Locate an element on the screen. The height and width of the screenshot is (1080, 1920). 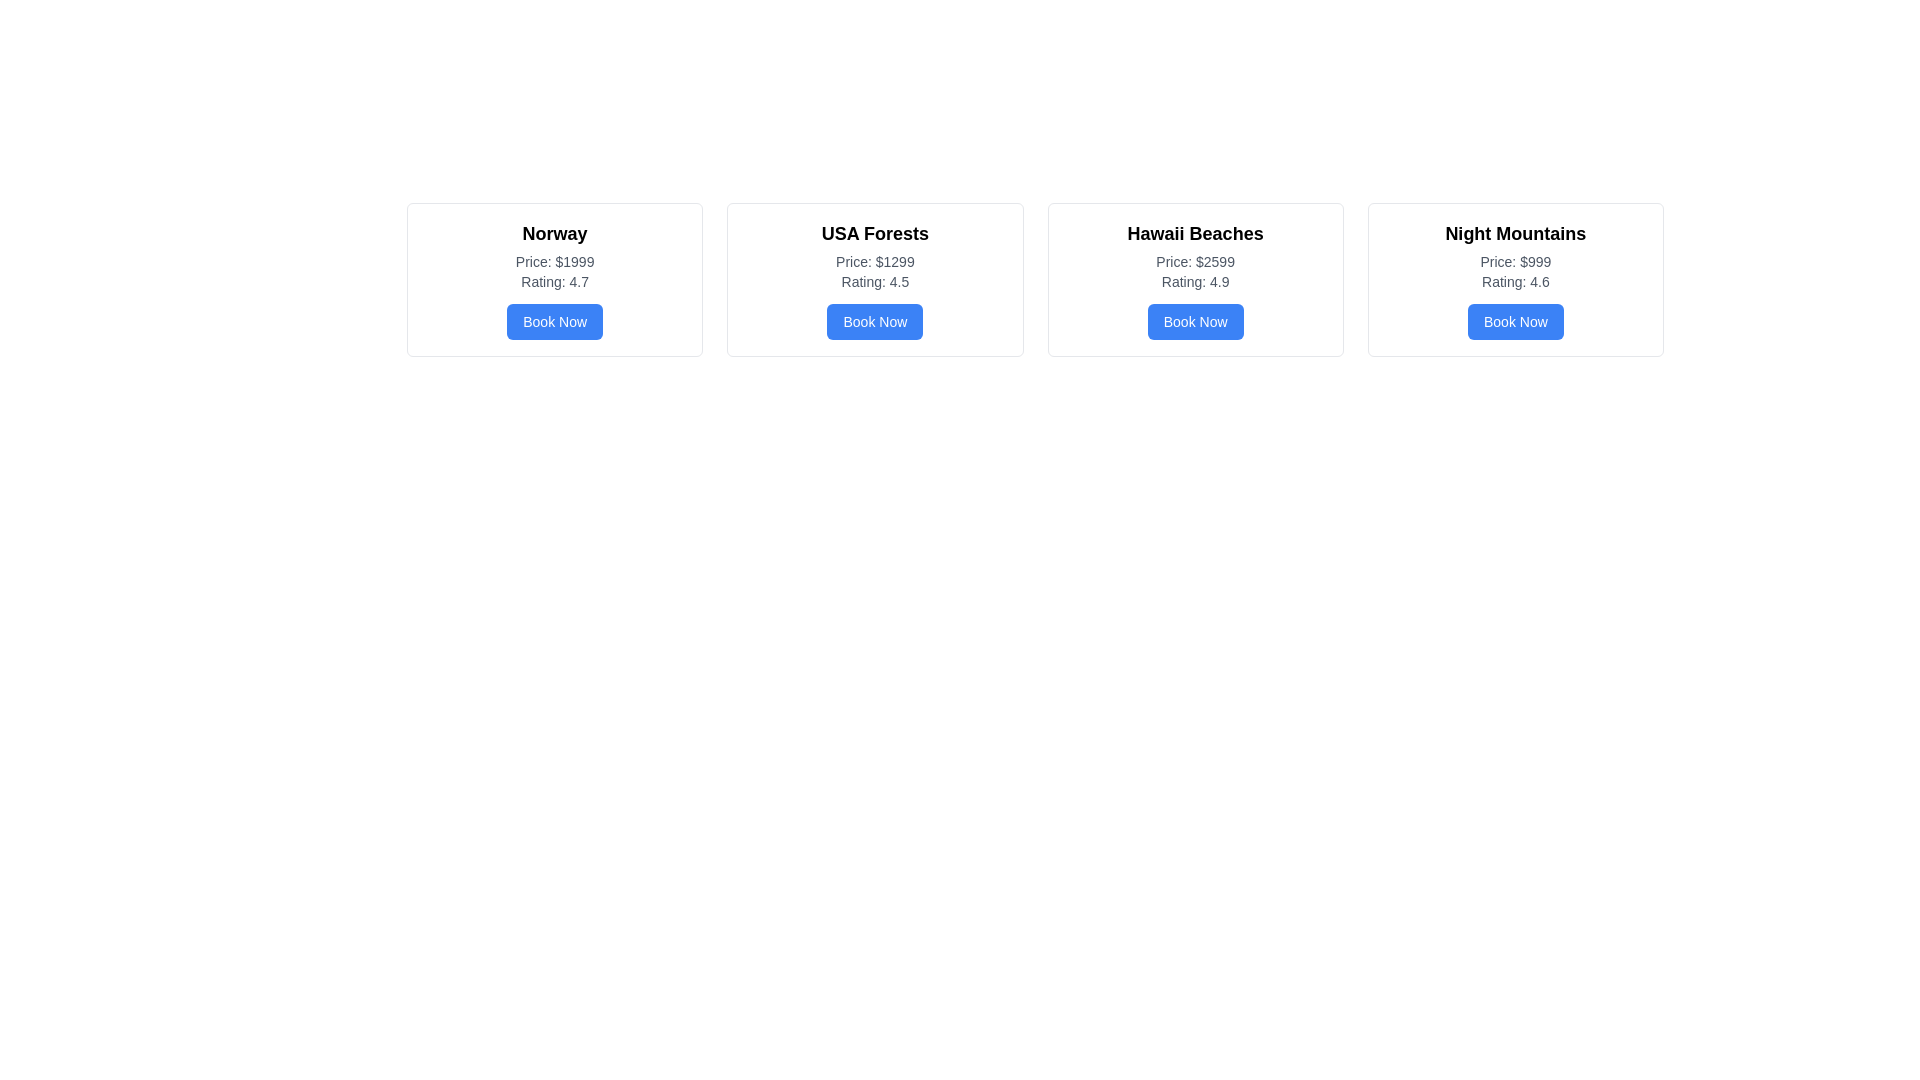
the button to initiate the booking process for the 'Hawaii Beaches' offering, located below the 'Rating: 4.9' text in the third card of the horizontal list is located at coordinates (1195, 320).